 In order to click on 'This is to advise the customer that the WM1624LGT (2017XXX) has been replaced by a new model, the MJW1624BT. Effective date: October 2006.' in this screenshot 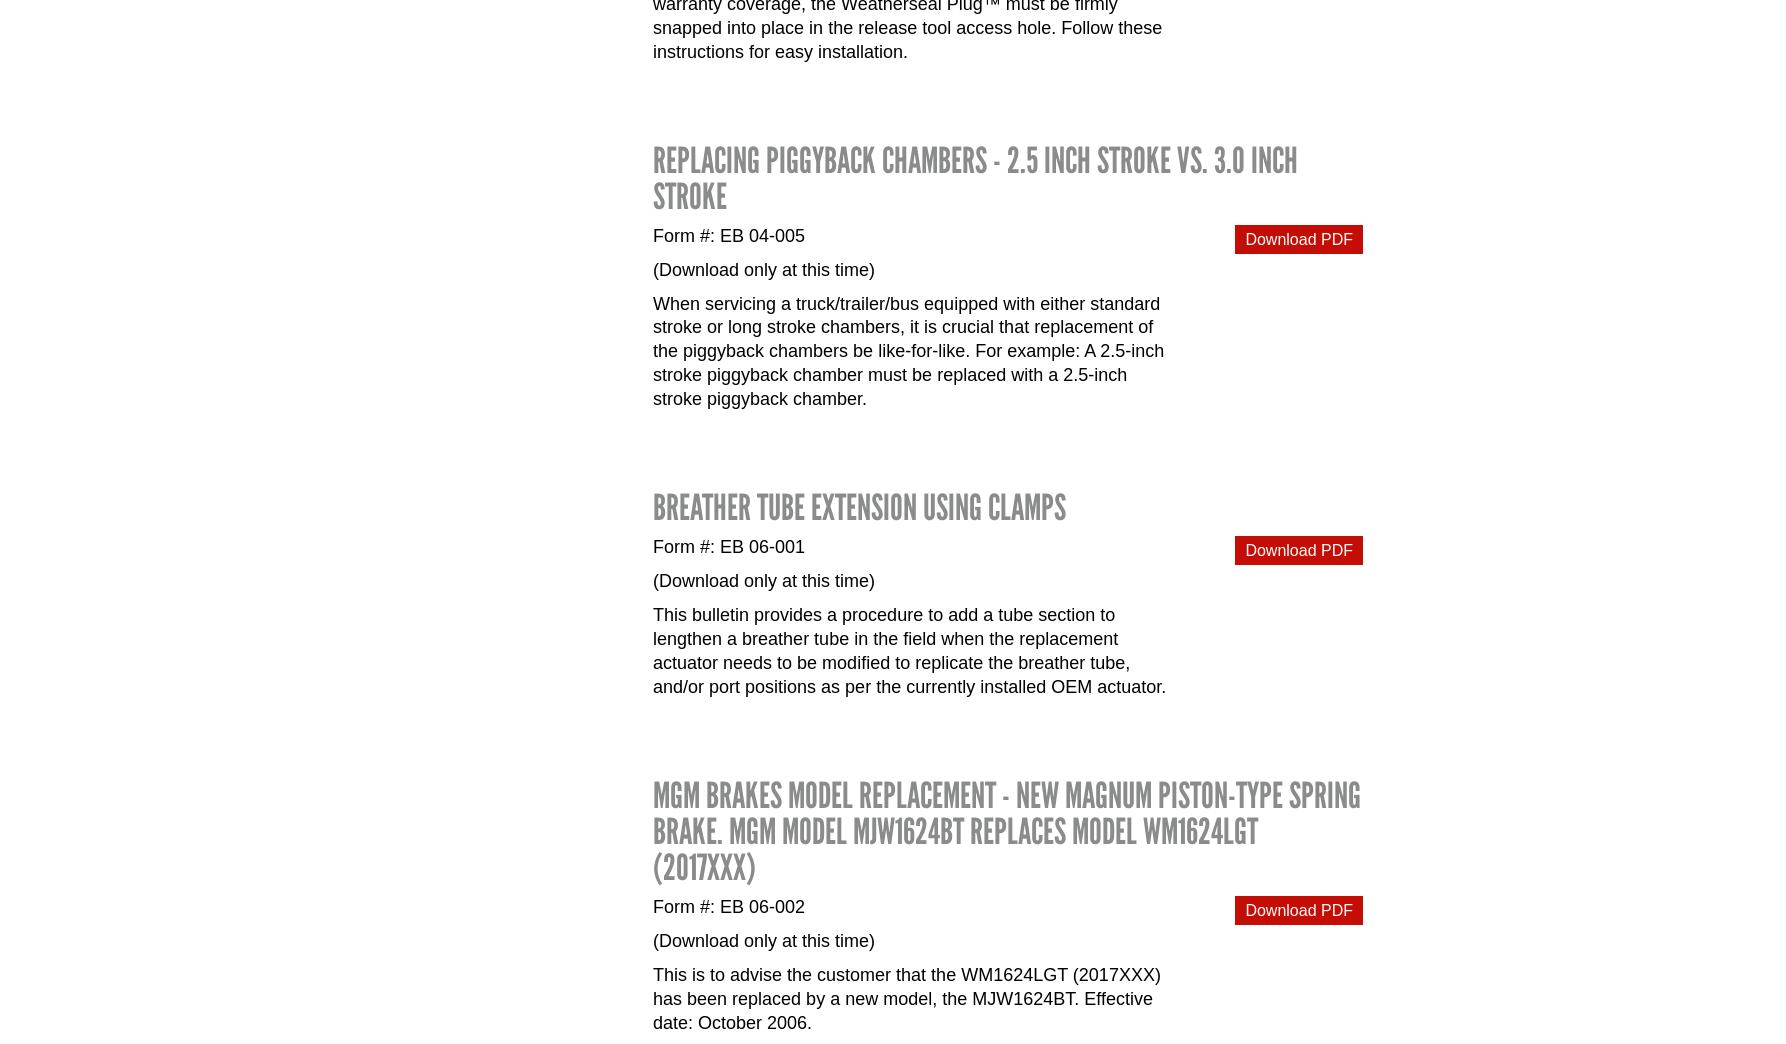, I will do `click(906, 999)`.